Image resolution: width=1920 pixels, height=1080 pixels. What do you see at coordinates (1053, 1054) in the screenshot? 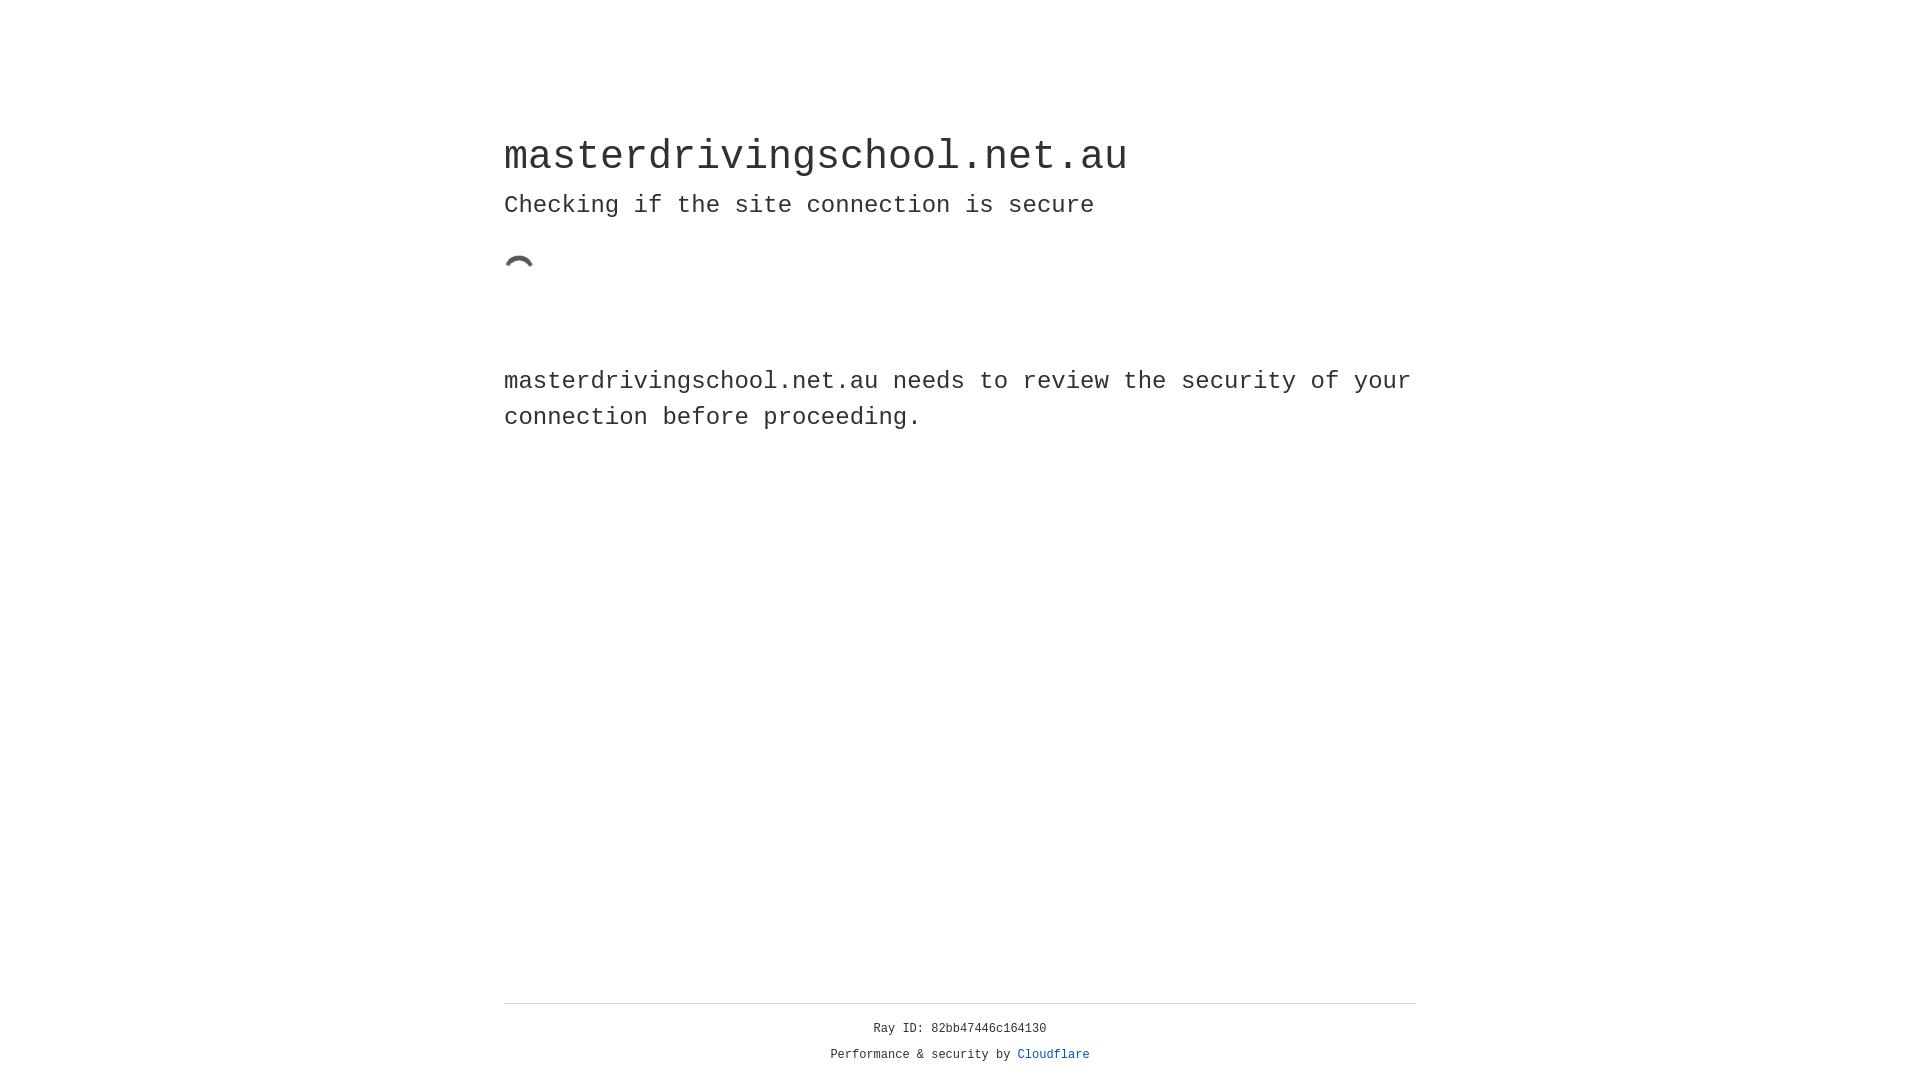
I see `'Cloudflare'` at bounding box center [1053, 1054].